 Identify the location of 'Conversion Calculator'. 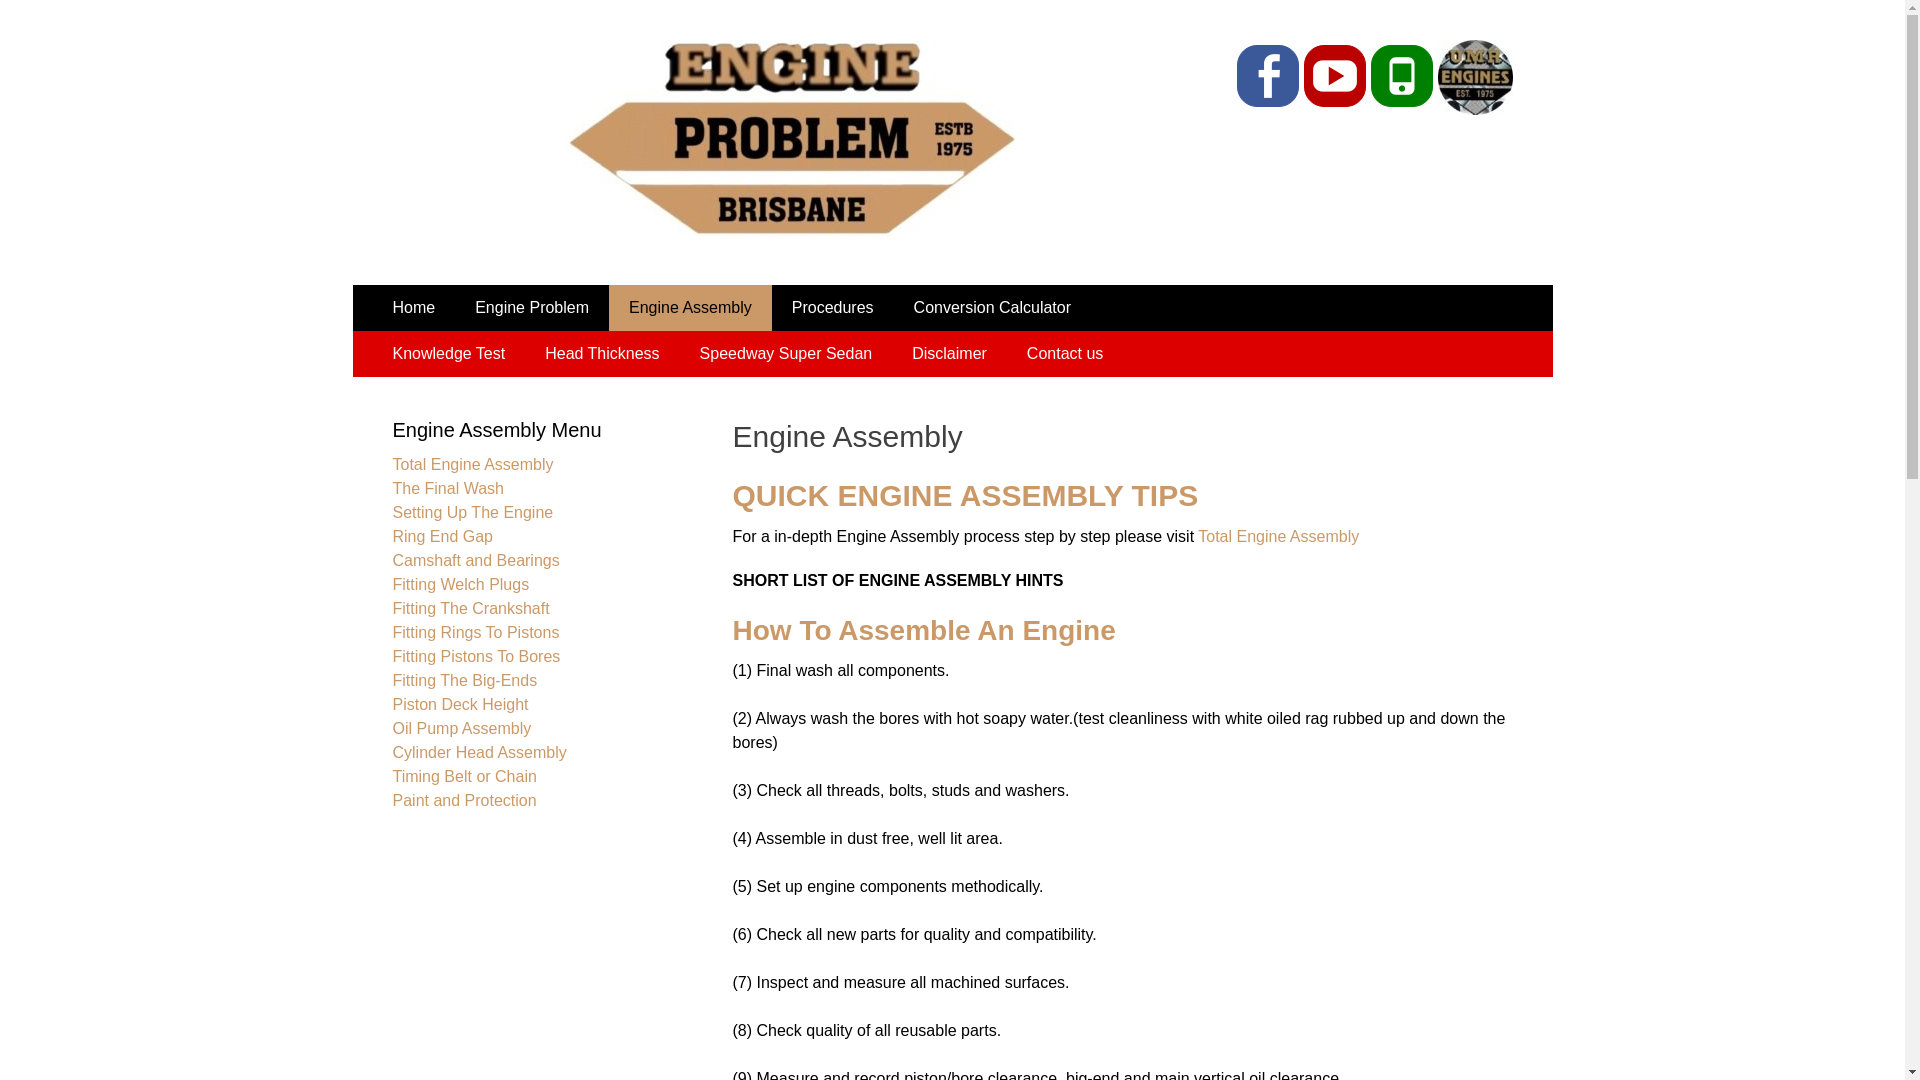
(992, 308).